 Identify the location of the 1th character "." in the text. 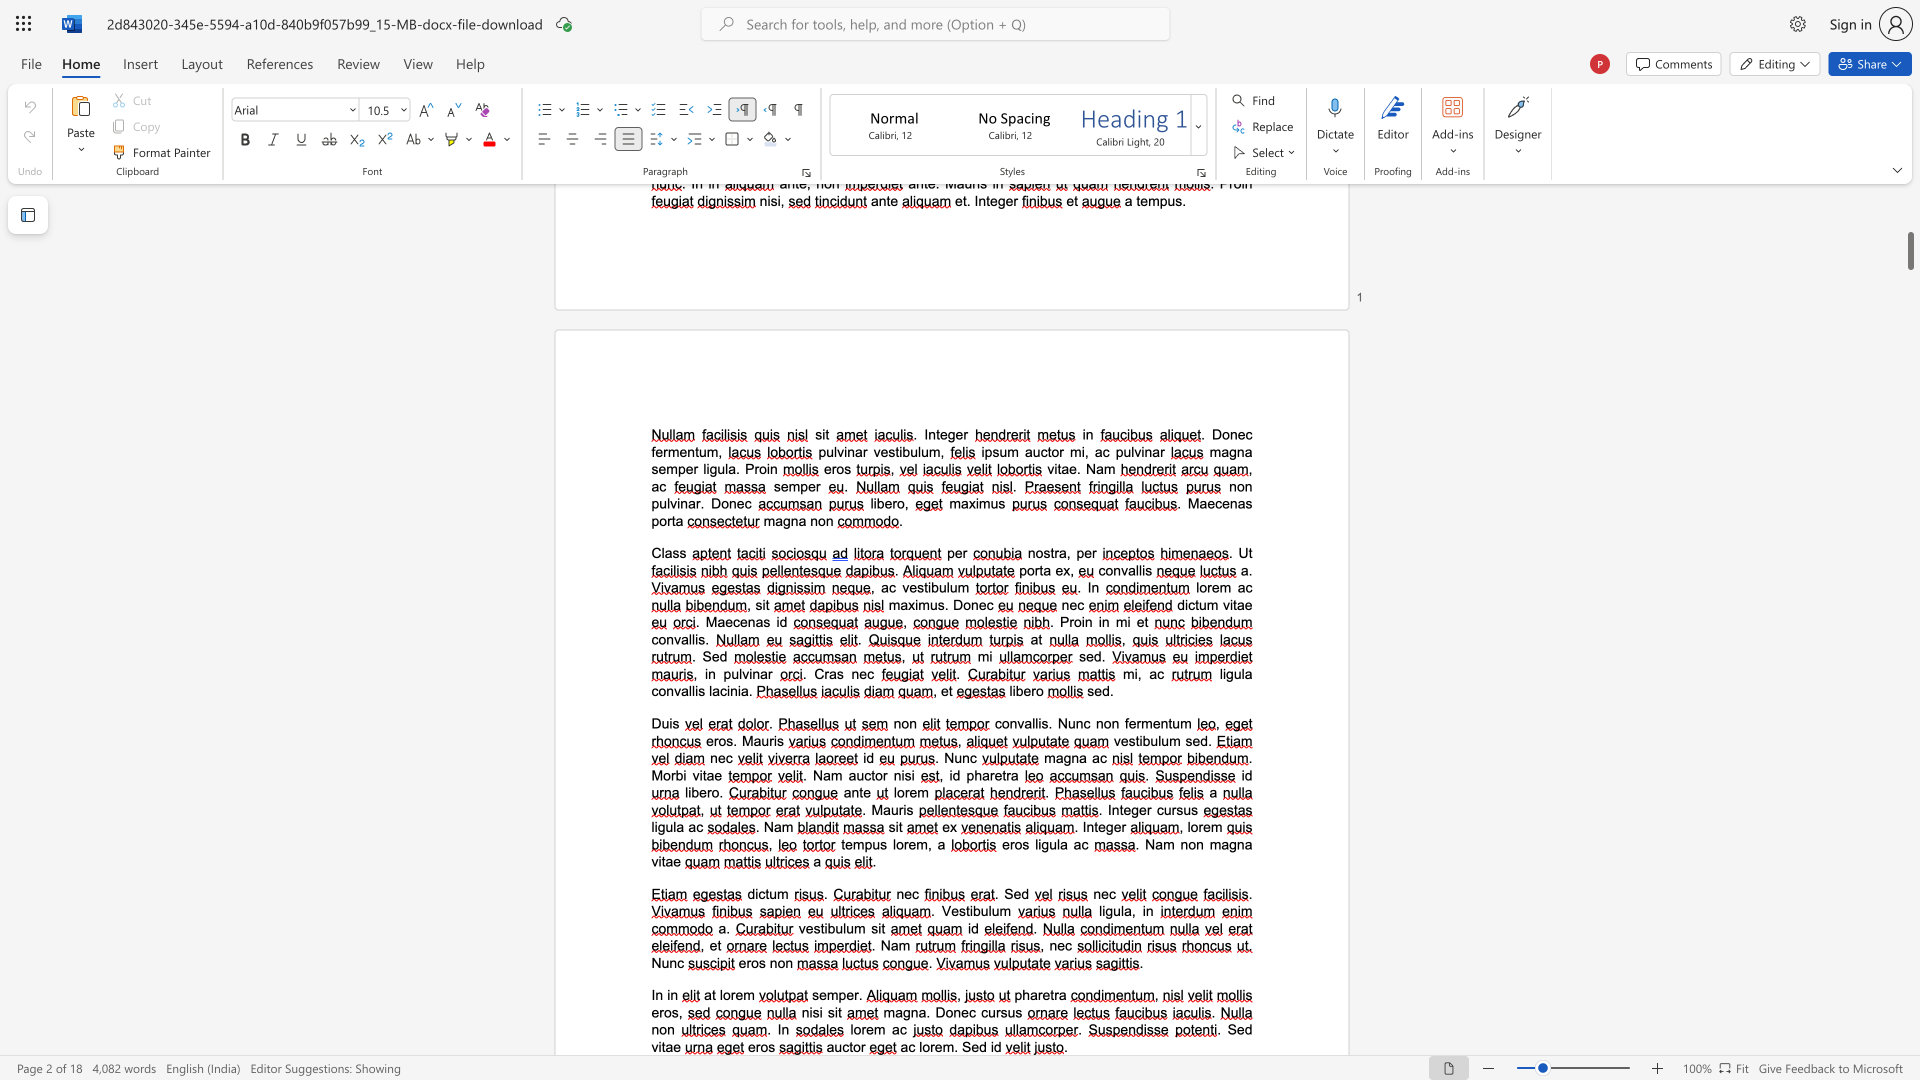
(1218, 1029).